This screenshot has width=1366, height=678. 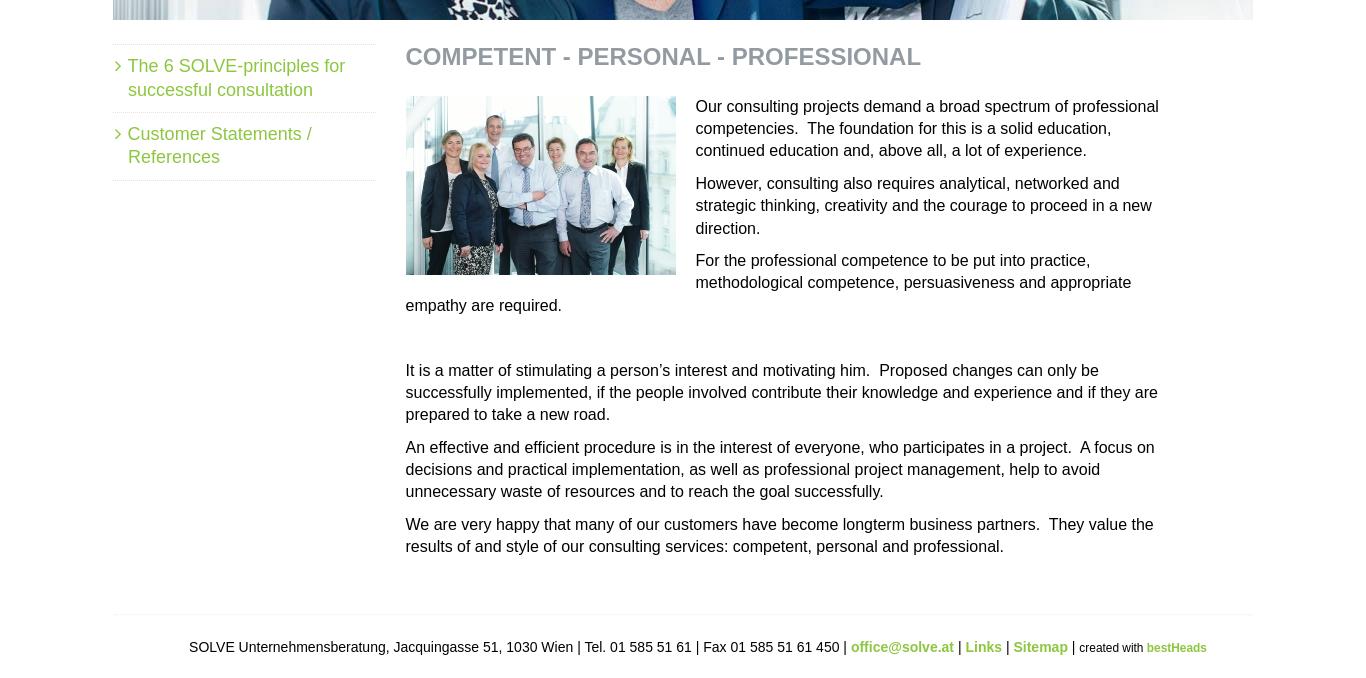 What do you see at coordinates (985, 645) in the screenshot?
I see `'Links'` at bounding box center [985, 645].